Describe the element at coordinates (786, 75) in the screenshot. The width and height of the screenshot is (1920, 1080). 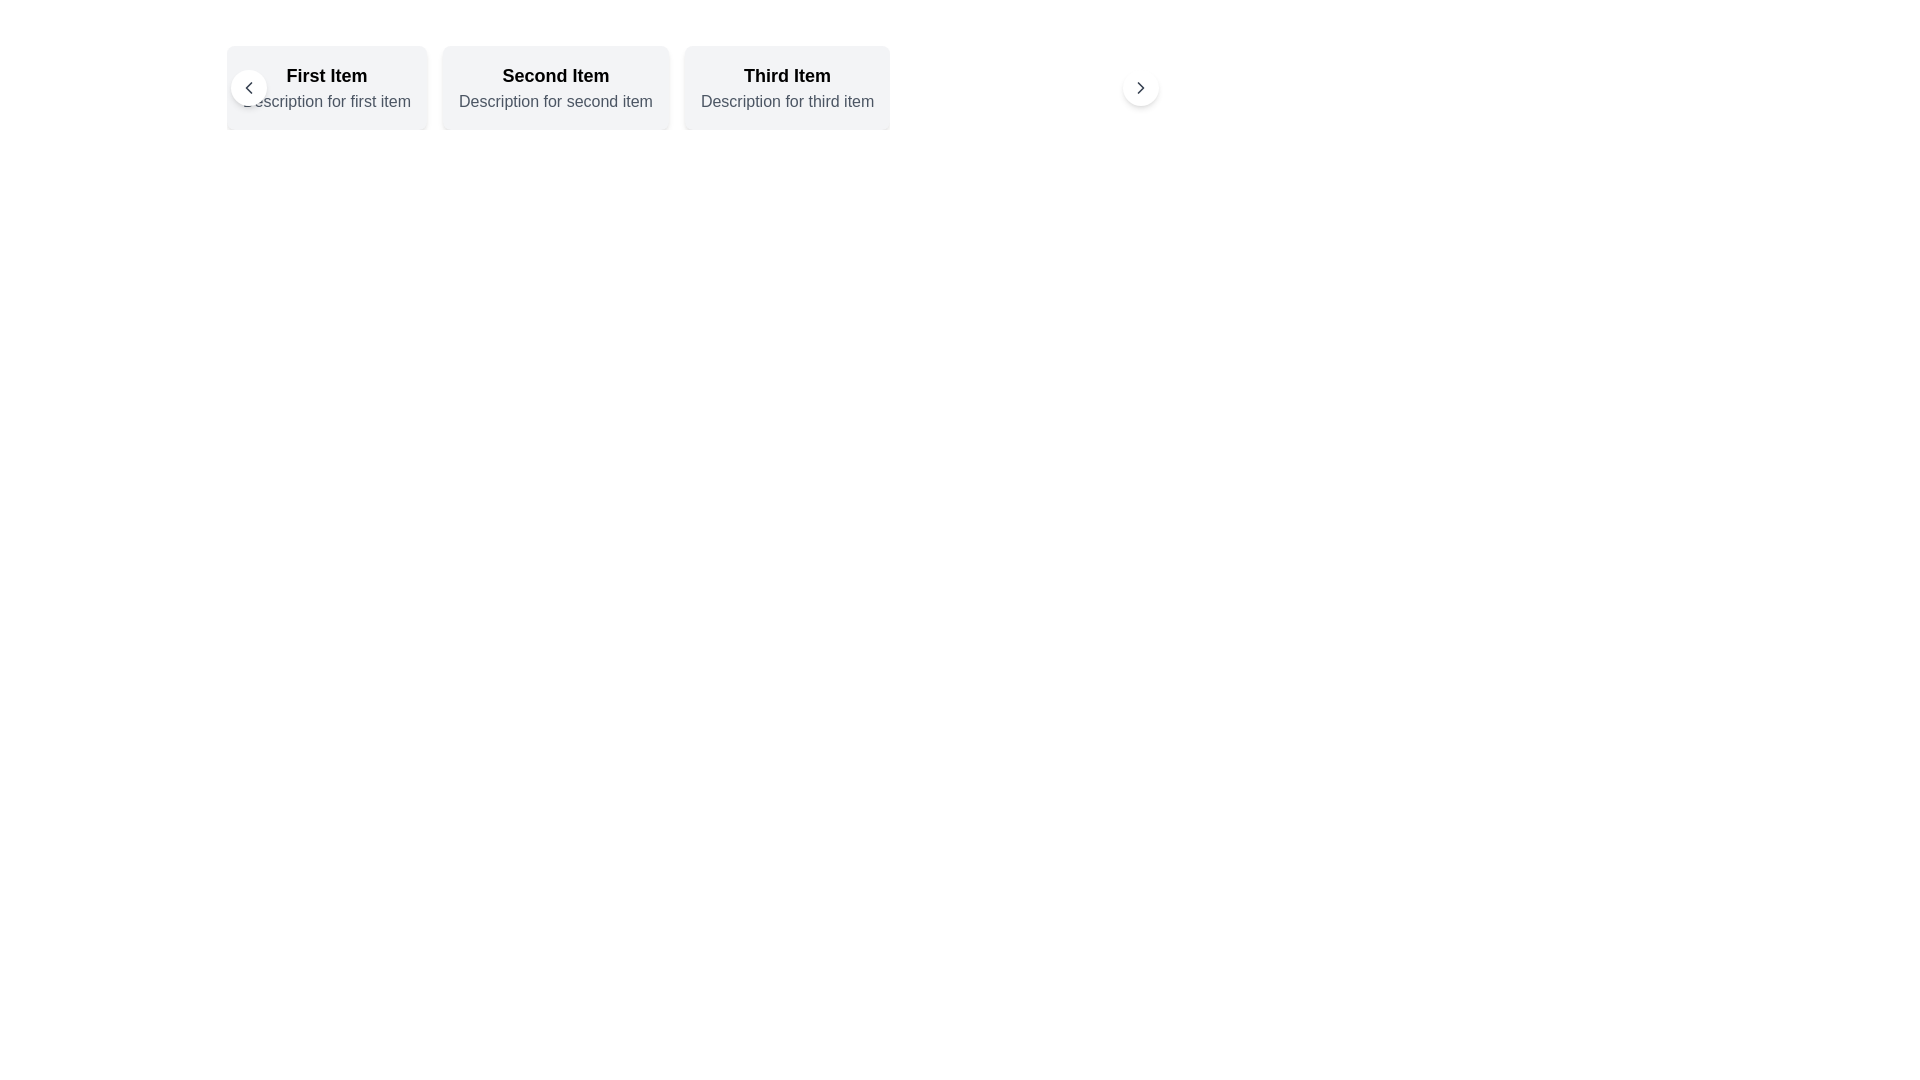
I see `the text label displaying 'Third Item', which is the upper label within a light-gray rectangular card with rounded corners` at that location.